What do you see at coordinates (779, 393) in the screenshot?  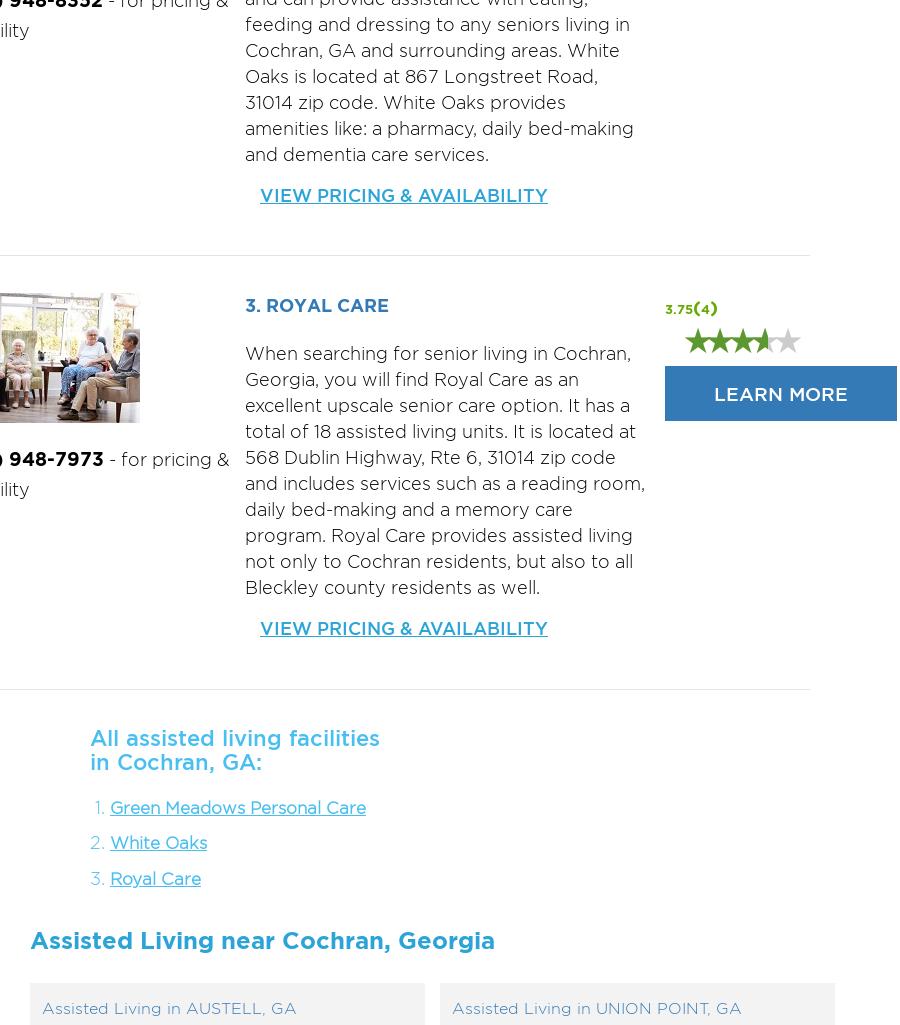 I see `'Learn More'` at bounding box center [779, 393].